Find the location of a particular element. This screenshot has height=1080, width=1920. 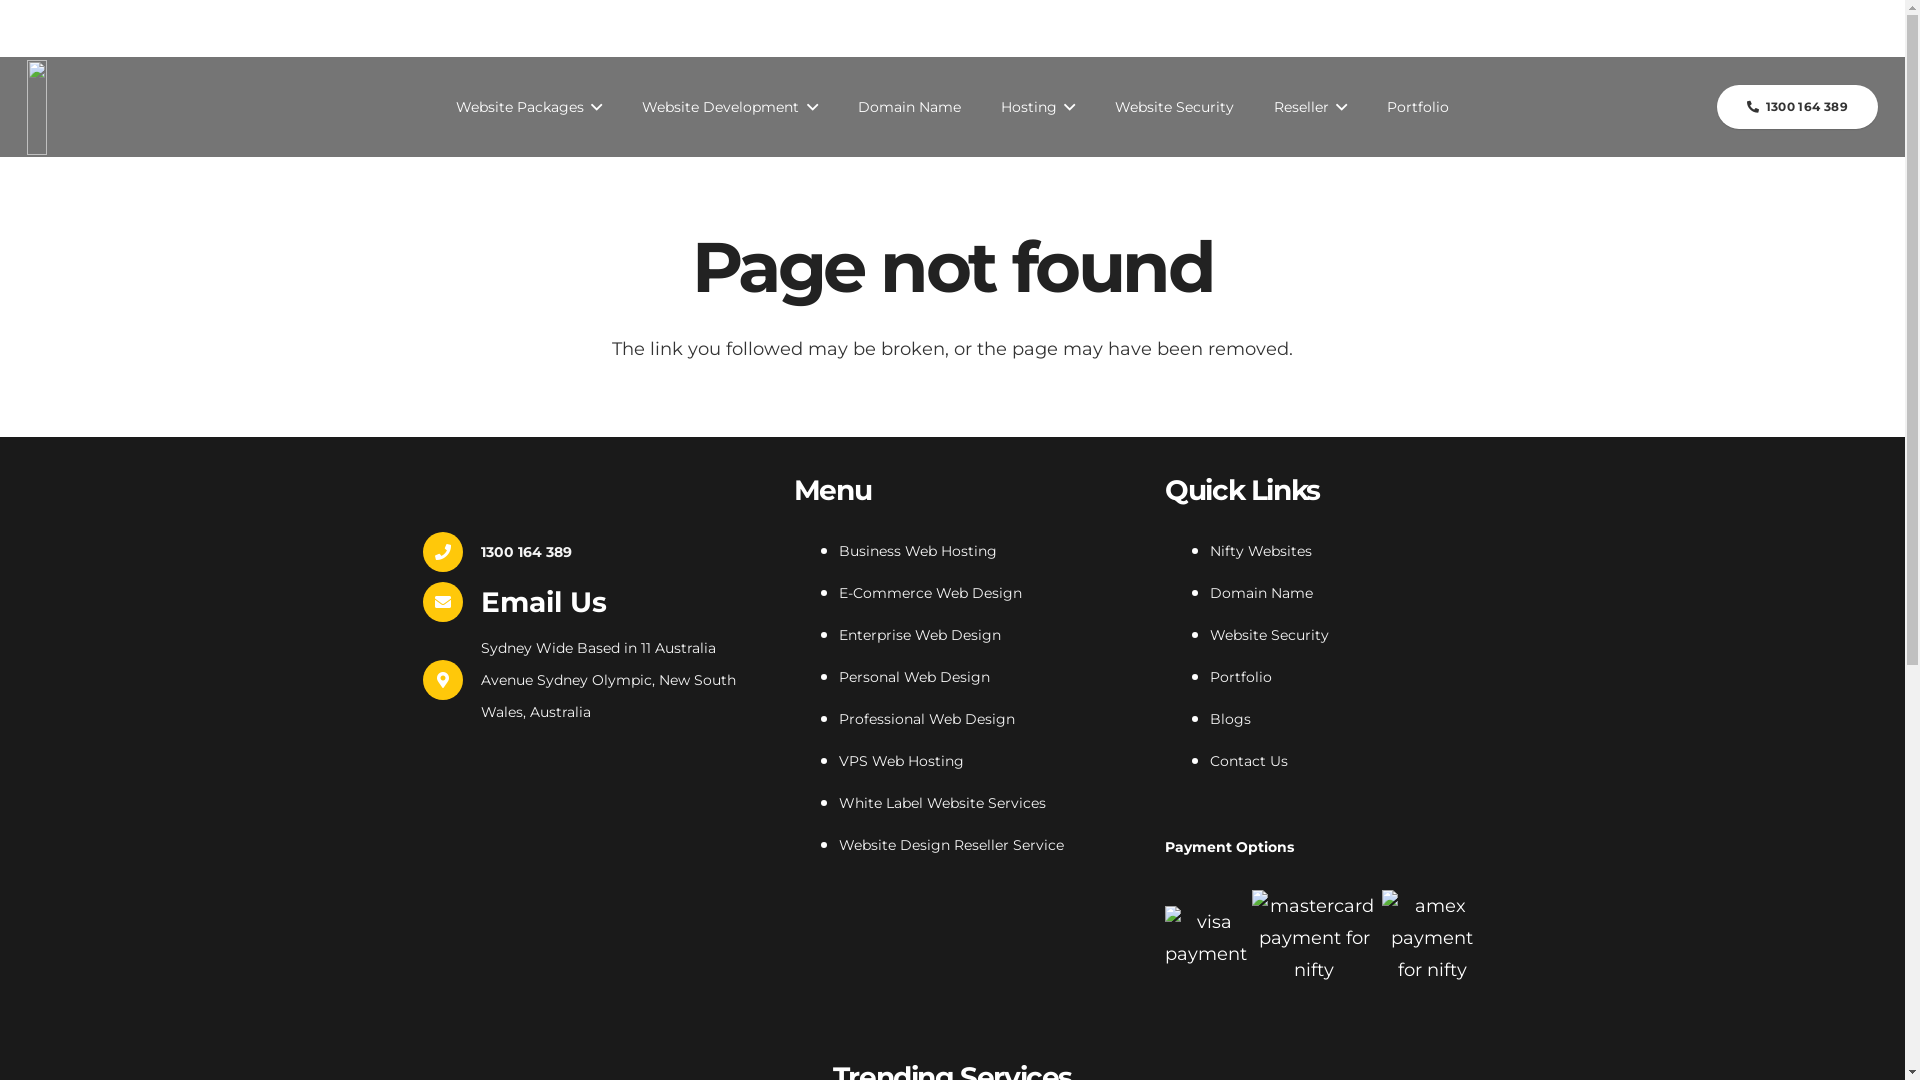

'VPS Web Hosting' is located at coordinates (900, 760).